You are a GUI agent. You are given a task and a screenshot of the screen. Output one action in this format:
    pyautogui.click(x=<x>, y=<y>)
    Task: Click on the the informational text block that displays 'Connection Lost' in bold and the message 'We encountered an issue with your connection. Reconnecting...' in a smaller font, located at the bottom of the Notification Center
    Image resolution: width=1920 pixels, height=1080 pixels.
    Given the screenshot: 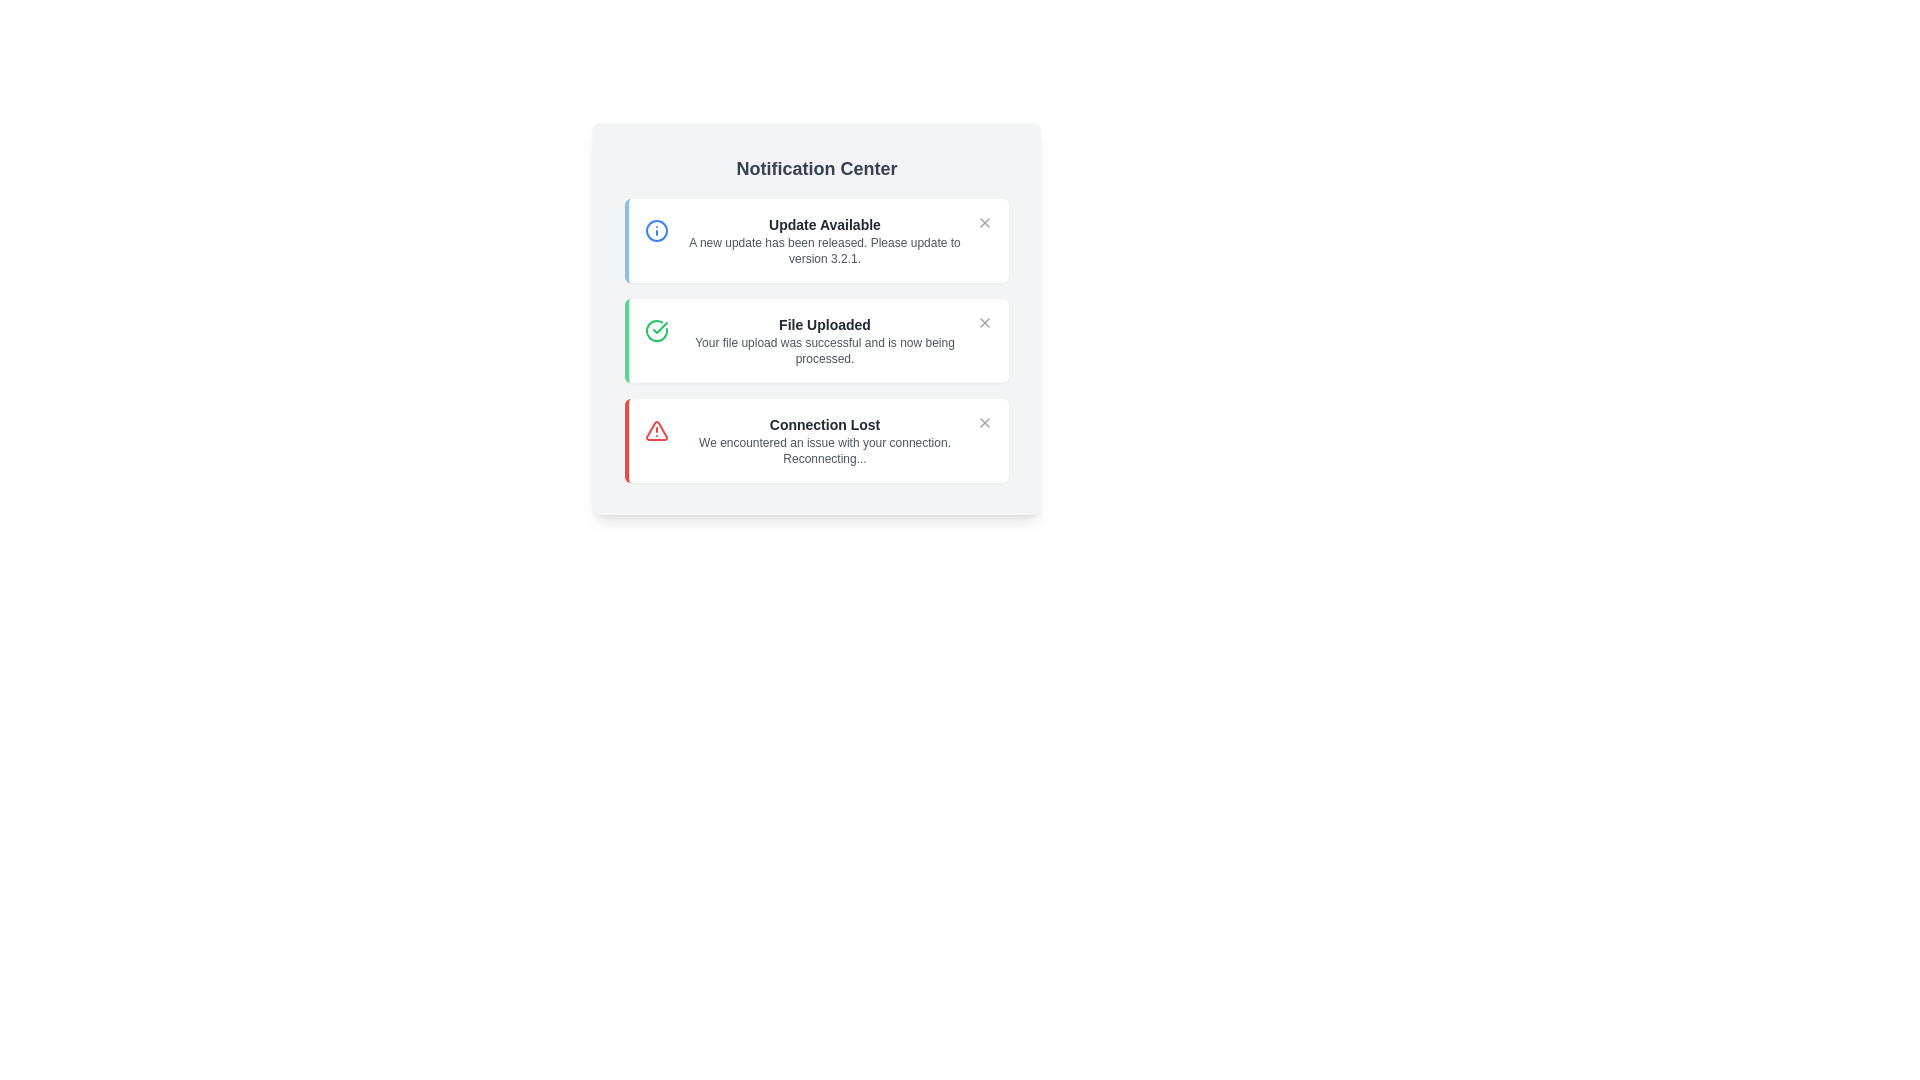 What is the action you would take?
    pyautogui.click(x=825, y=439)
    